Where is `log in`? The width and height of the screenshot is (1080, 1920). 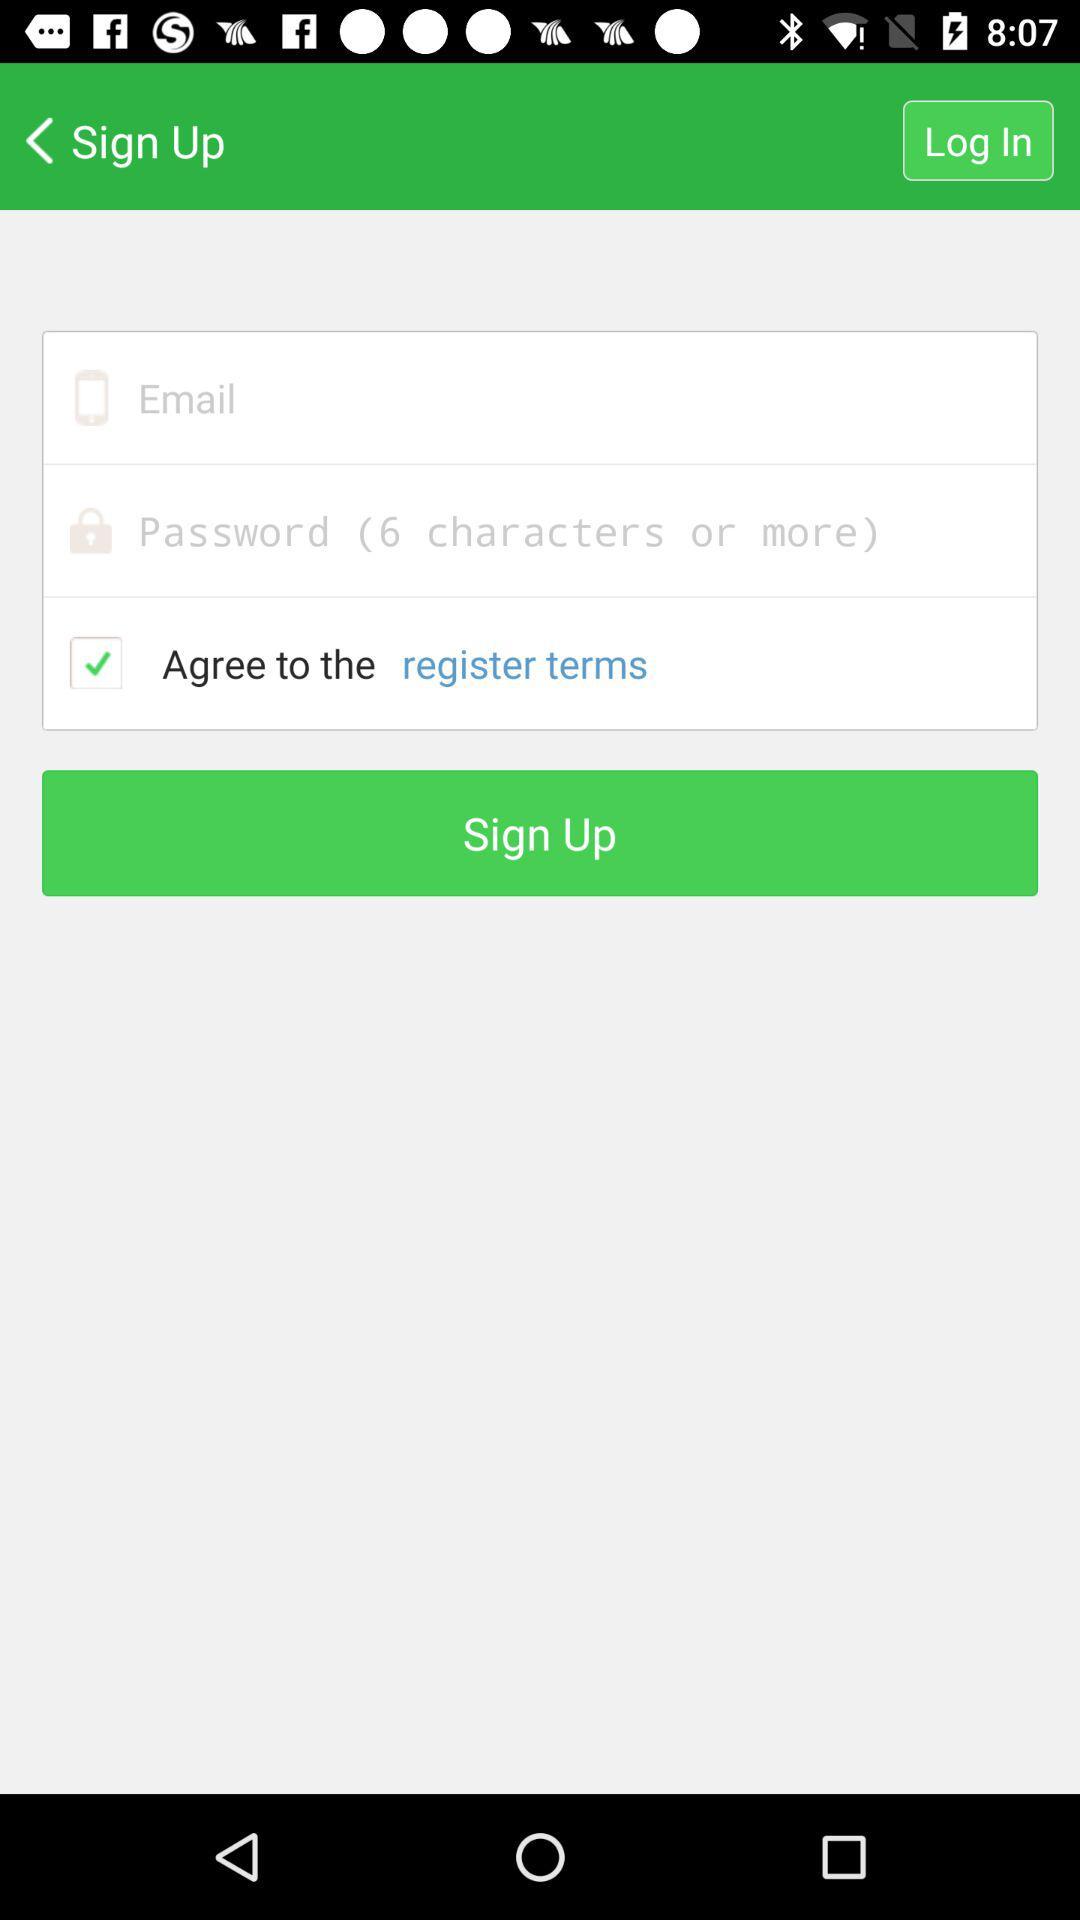
log in is located at coordinates (977, 139).